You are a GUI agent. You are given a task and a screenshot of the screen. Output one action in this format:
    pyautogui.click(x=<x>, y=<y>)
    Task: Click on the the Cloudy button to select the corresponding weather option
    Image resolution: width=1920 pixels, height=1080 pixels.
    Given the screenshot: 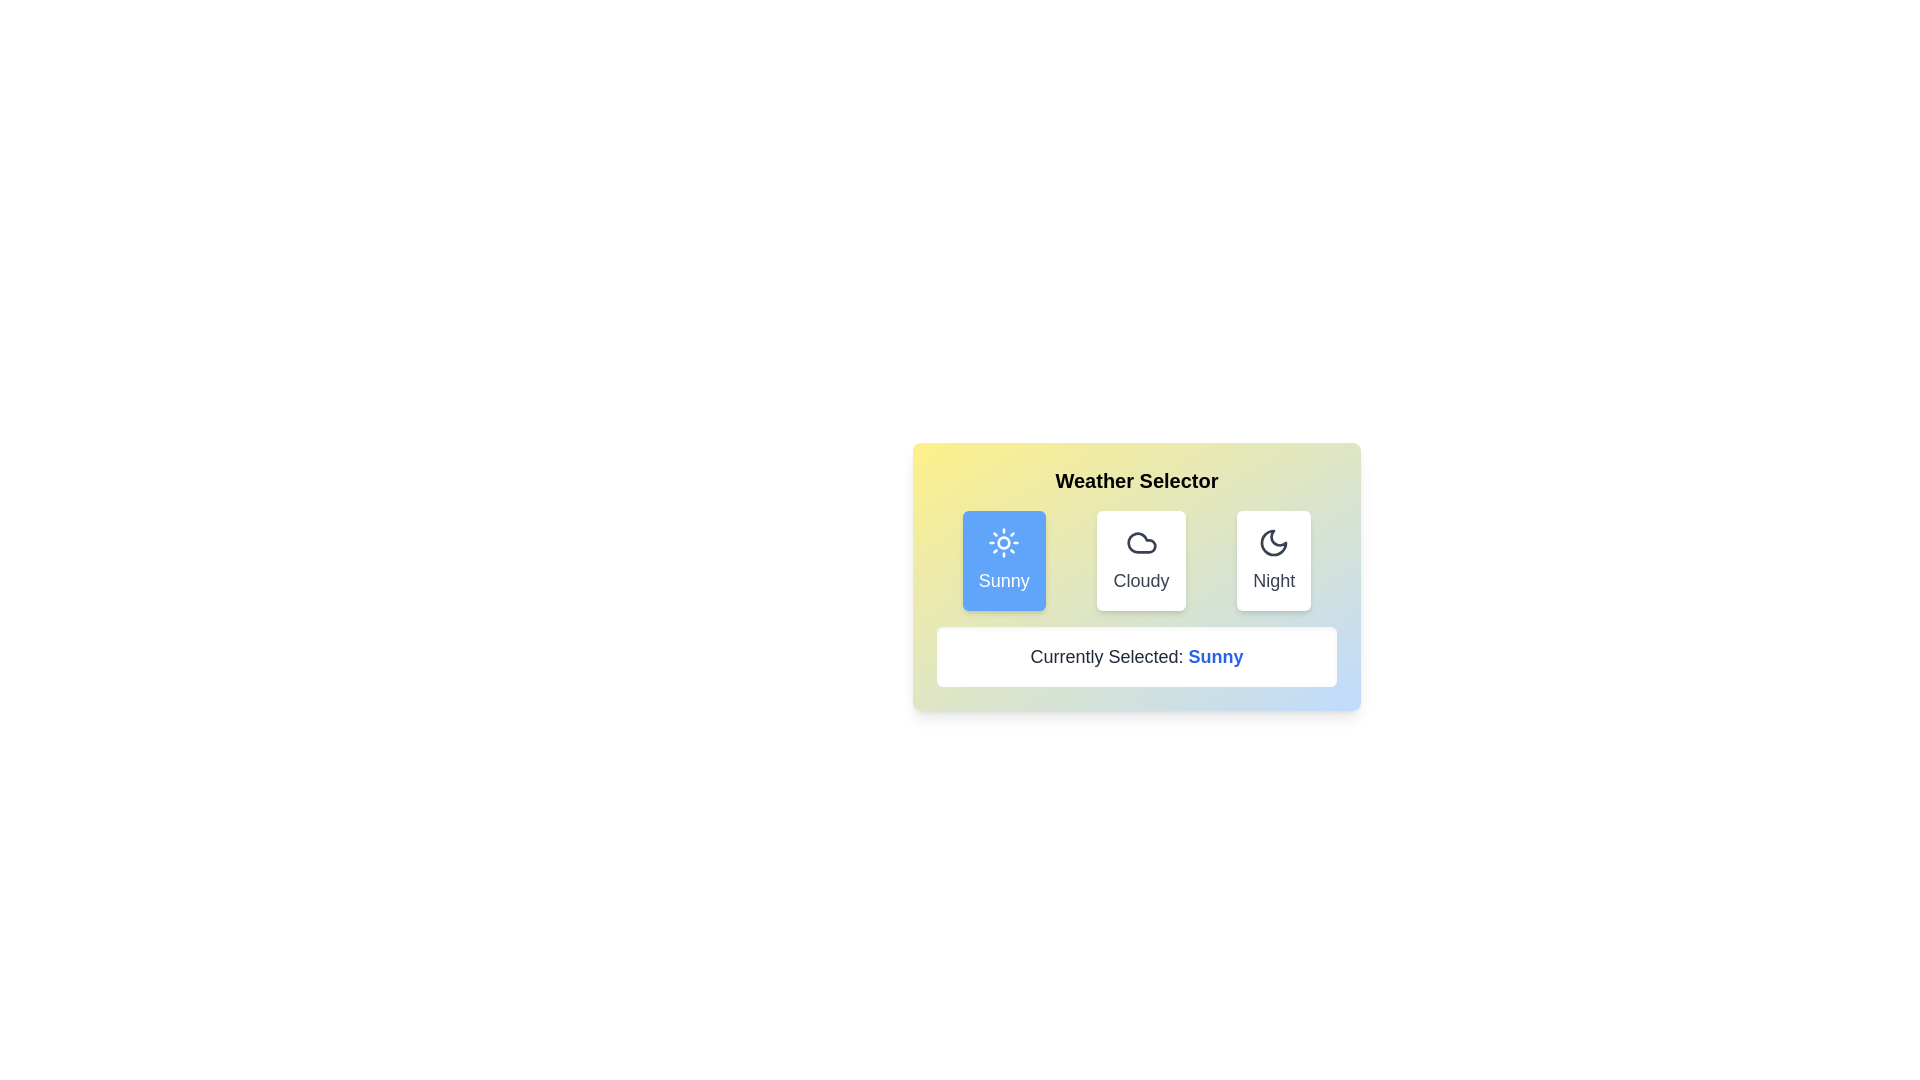 What is the action you would take?
    pyautogui.click(x=1141, y=560)
    